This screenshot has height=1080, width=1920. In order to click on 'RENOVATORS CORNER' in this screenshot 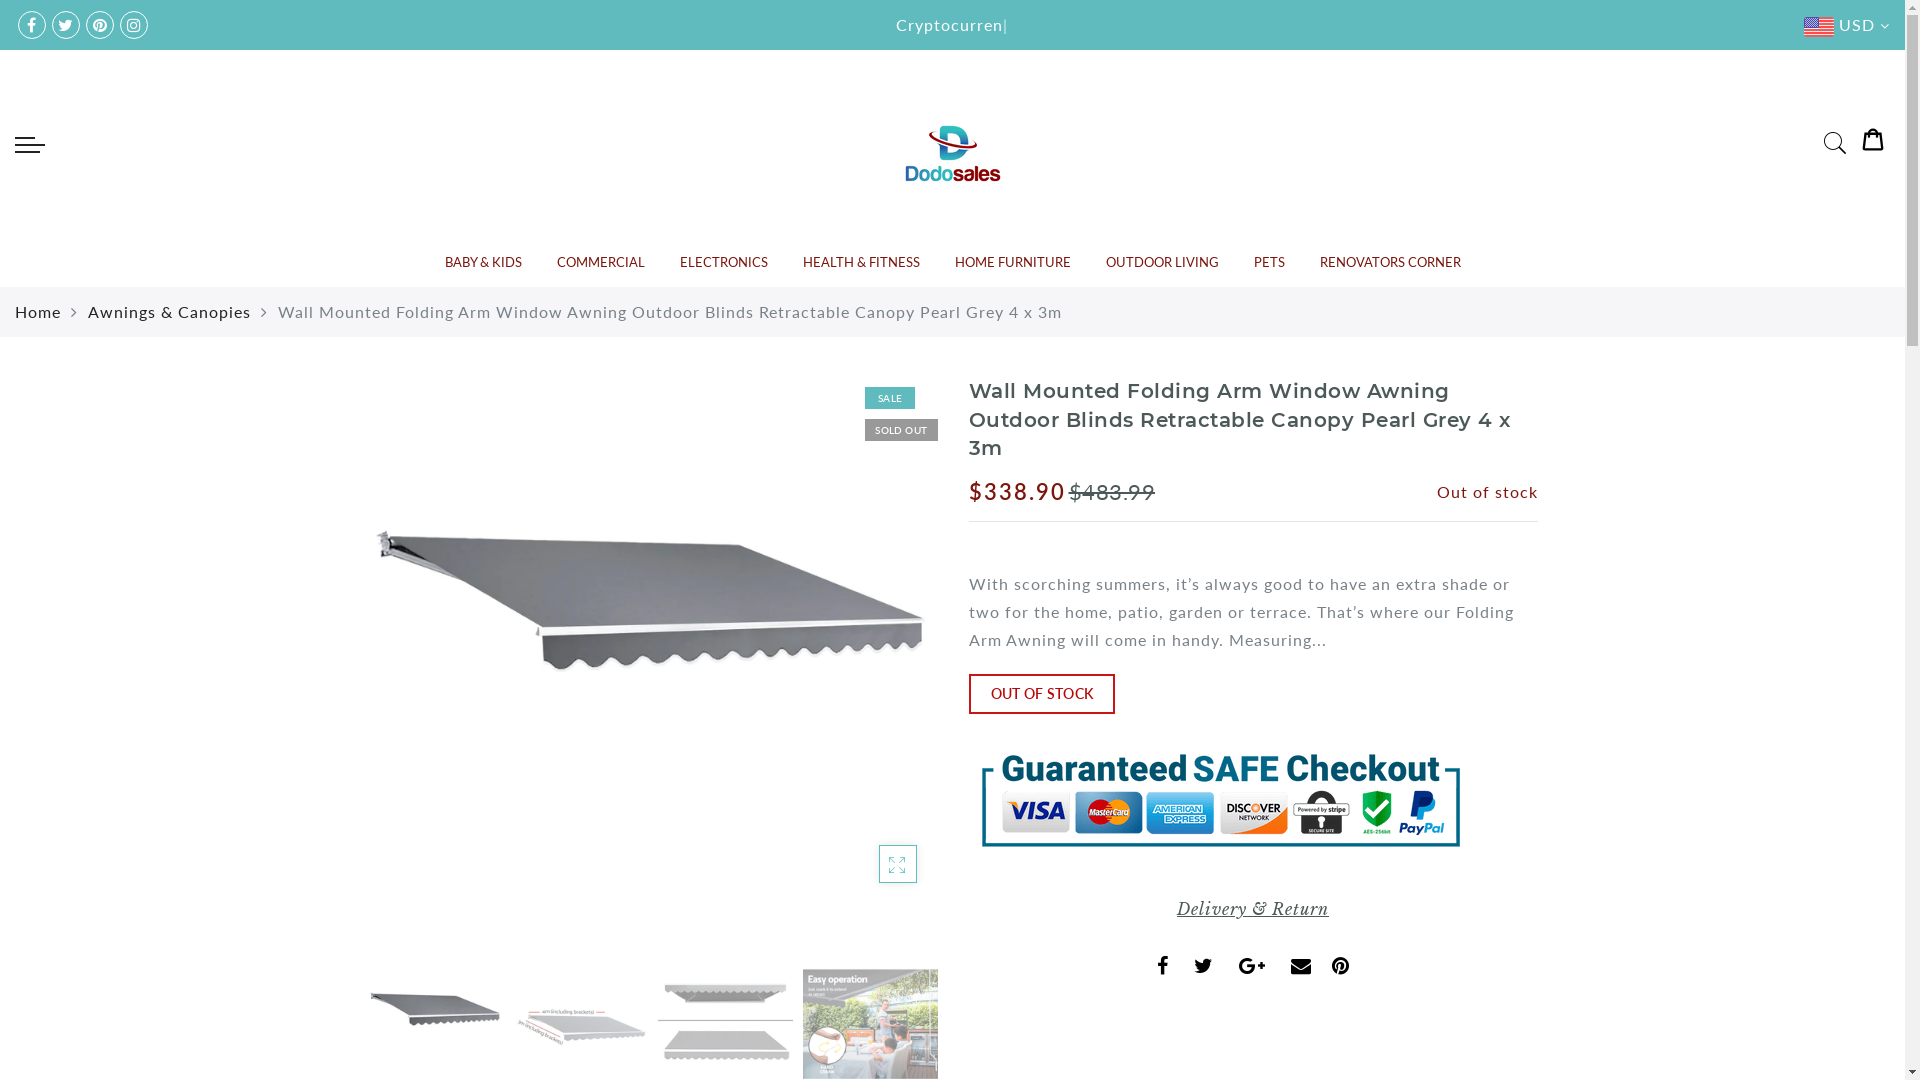, I will do `click(1320, 261)`.